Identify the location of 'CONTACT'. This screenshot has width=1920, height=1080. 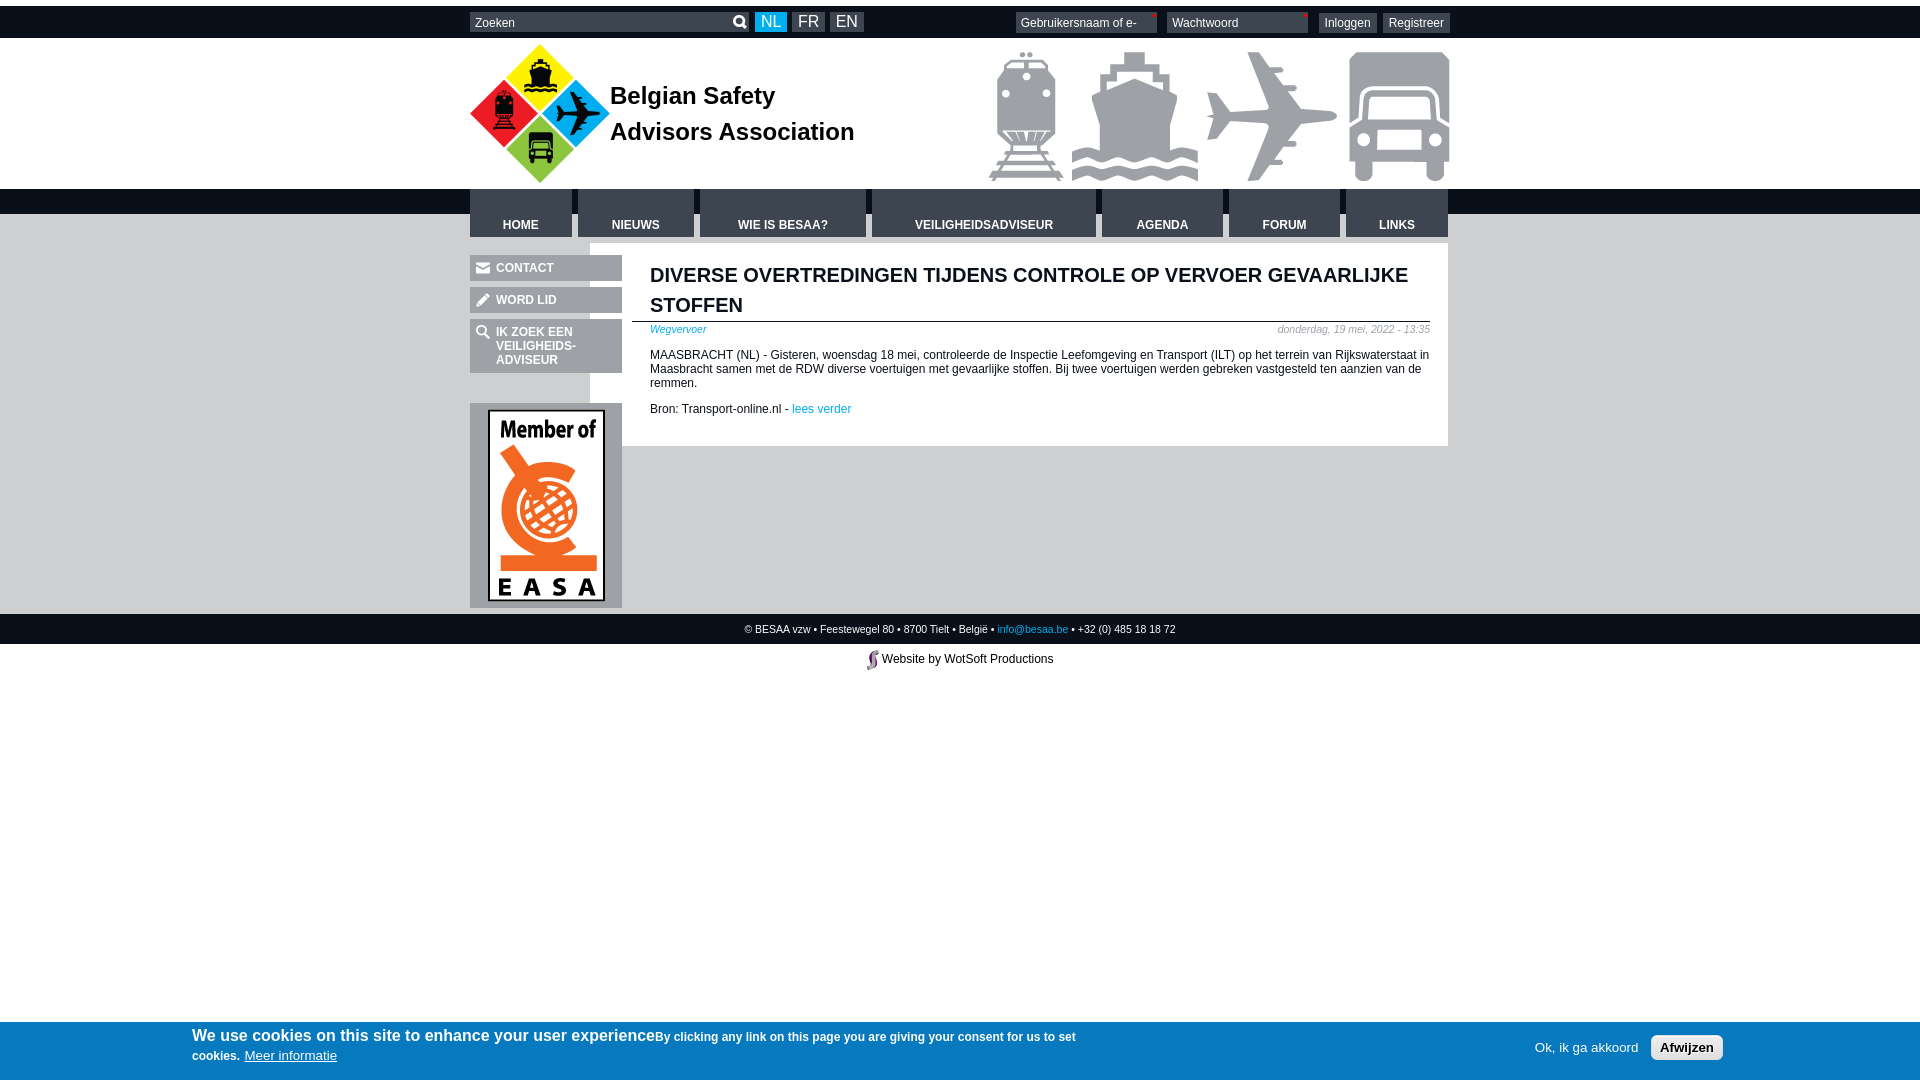
(546, 266).